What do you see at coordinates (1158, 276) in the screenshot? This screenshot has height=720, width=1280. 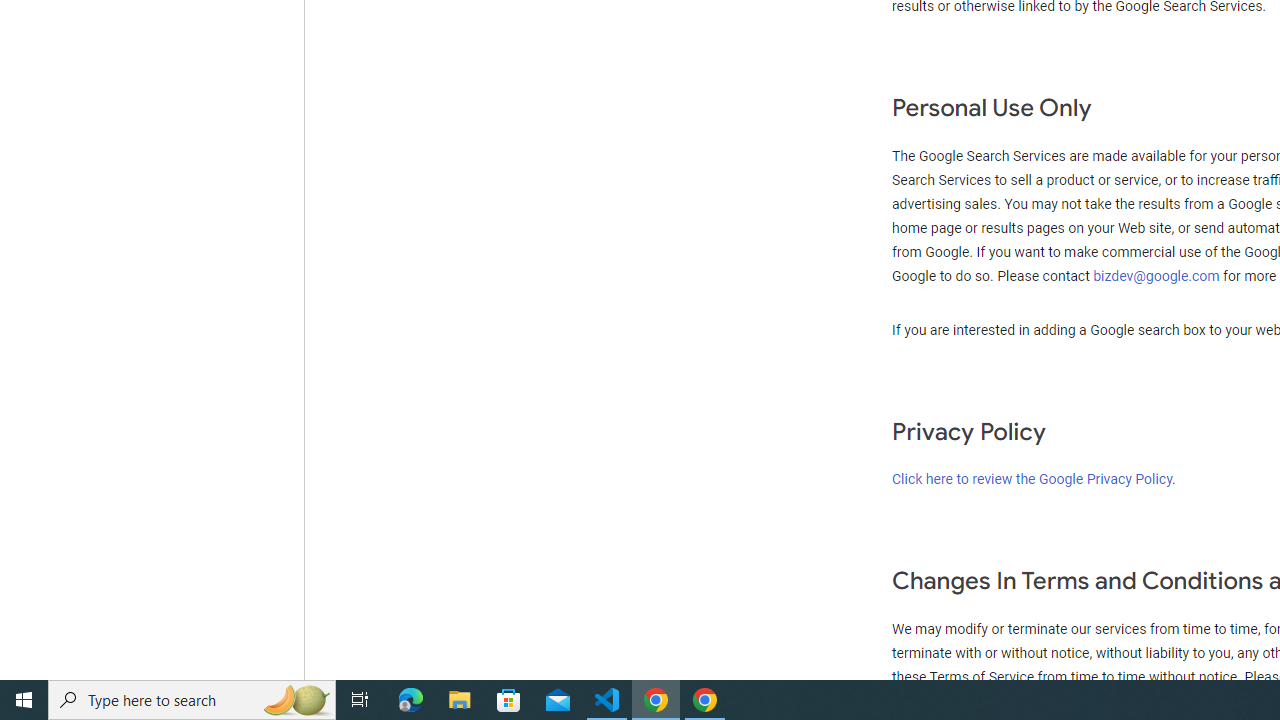 I see `'bizdev@google.com '` at bounding box center [1158, 276].